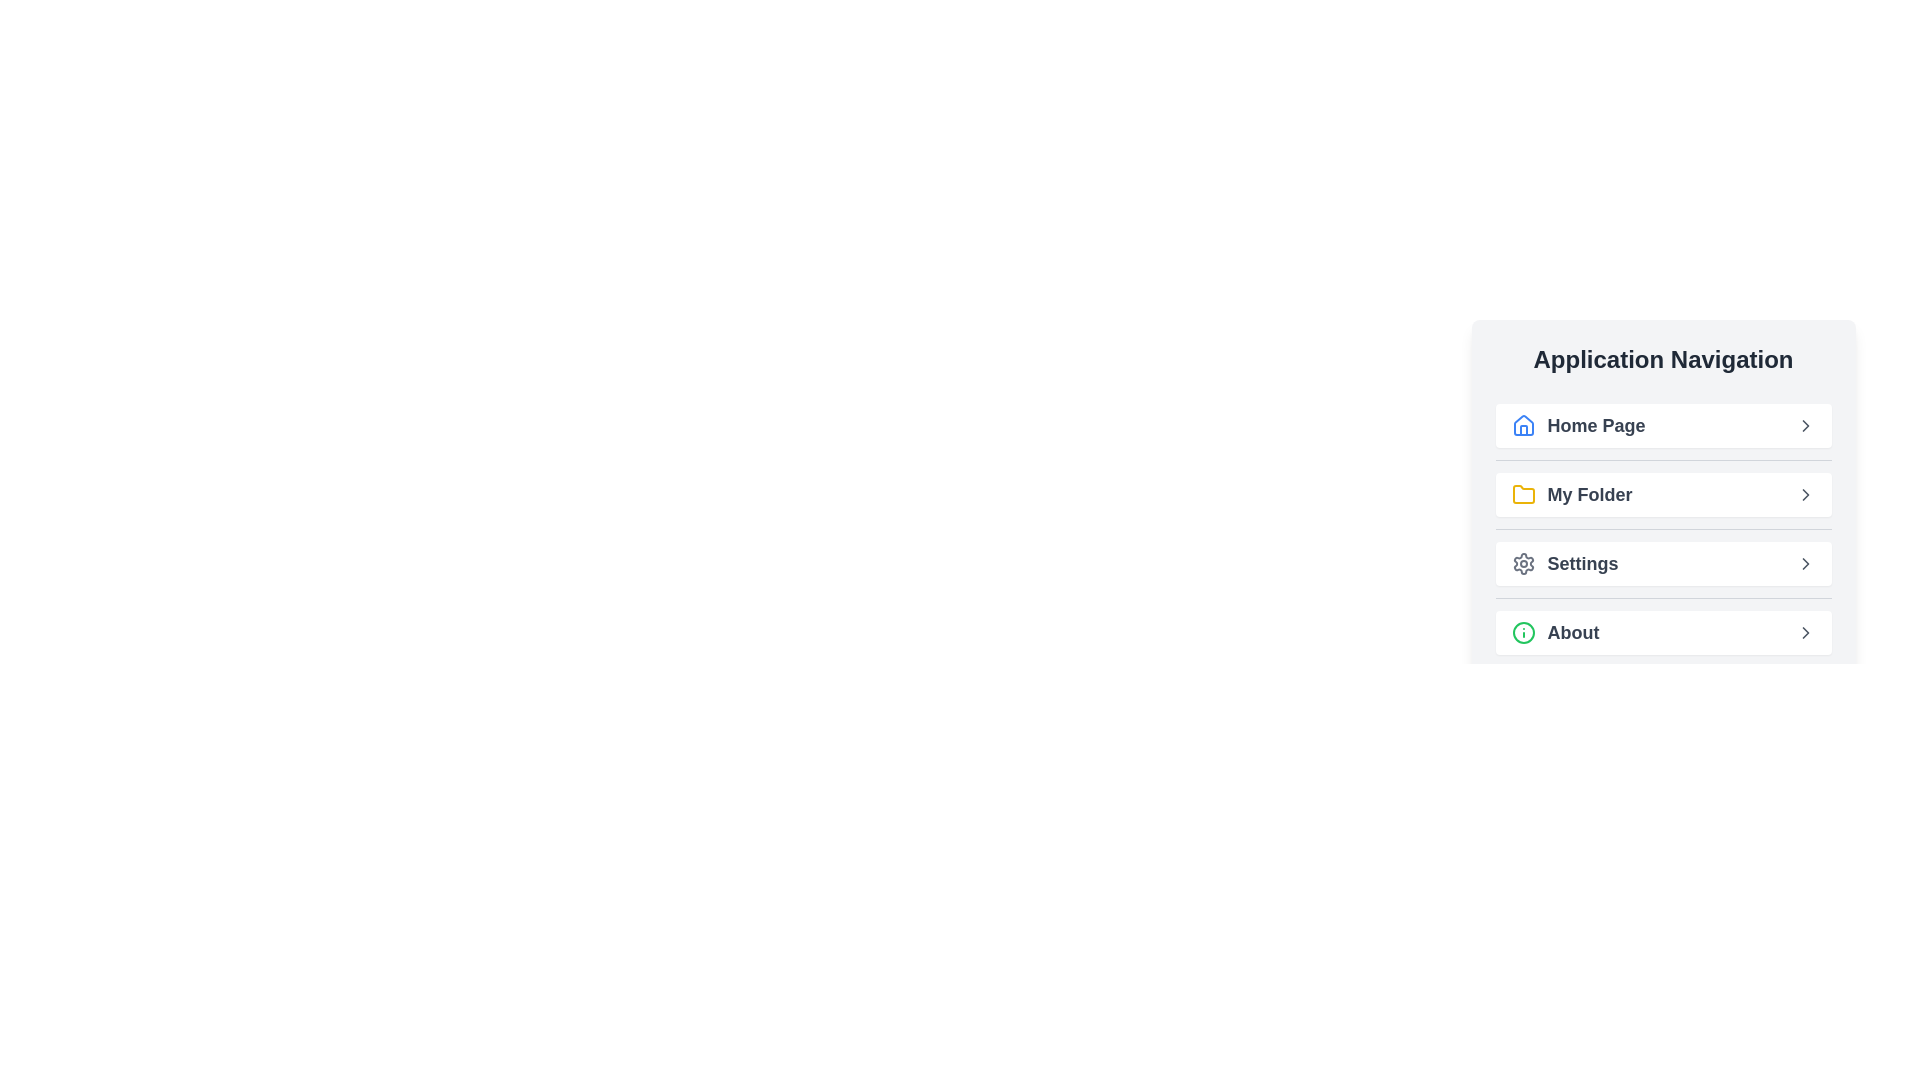 The image size is (1920, 1080). I want to click on the visual representation of the gear-shaped settings icon located in the 'Settings' navigation option, positioned to the left of the 'Settings' label, so click(1522, 563).